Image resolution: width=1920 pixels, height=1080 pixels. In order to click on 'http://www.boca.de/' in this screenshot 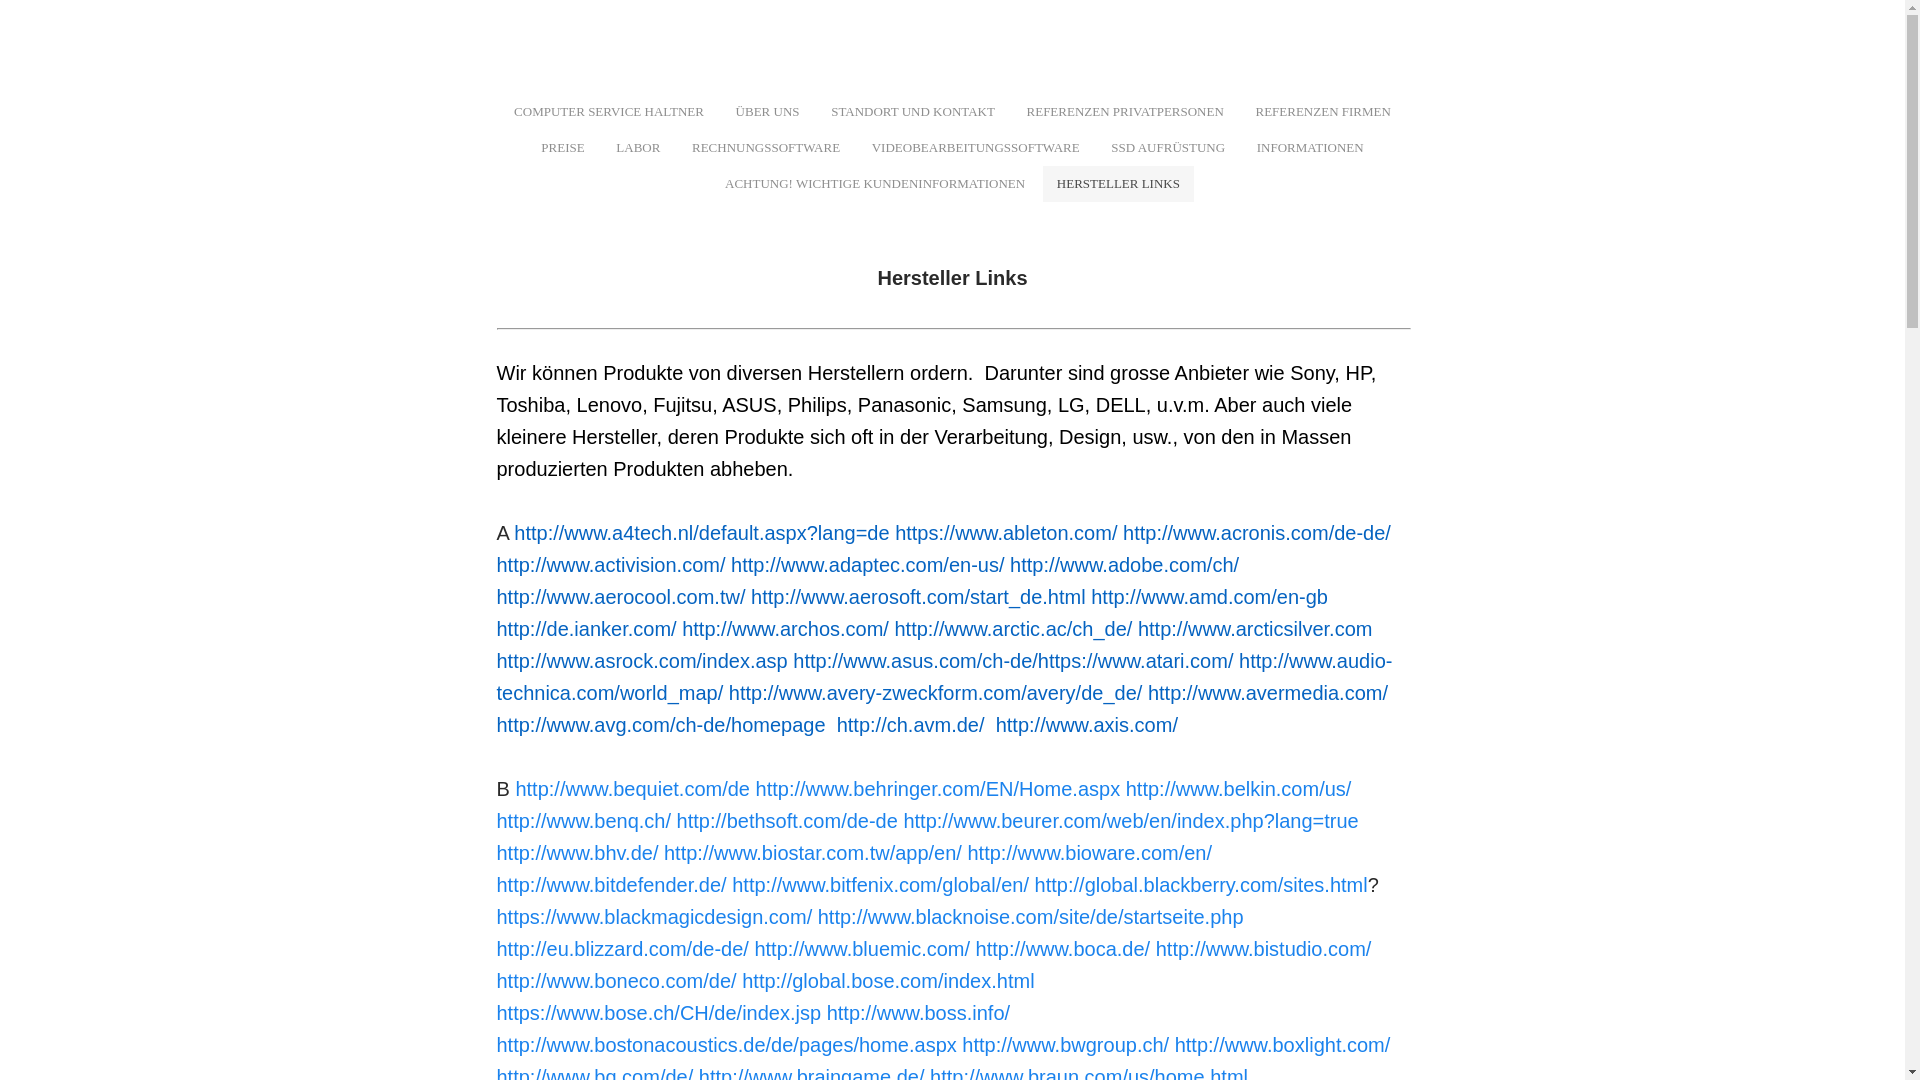, I will do `click(1062, 947)`.